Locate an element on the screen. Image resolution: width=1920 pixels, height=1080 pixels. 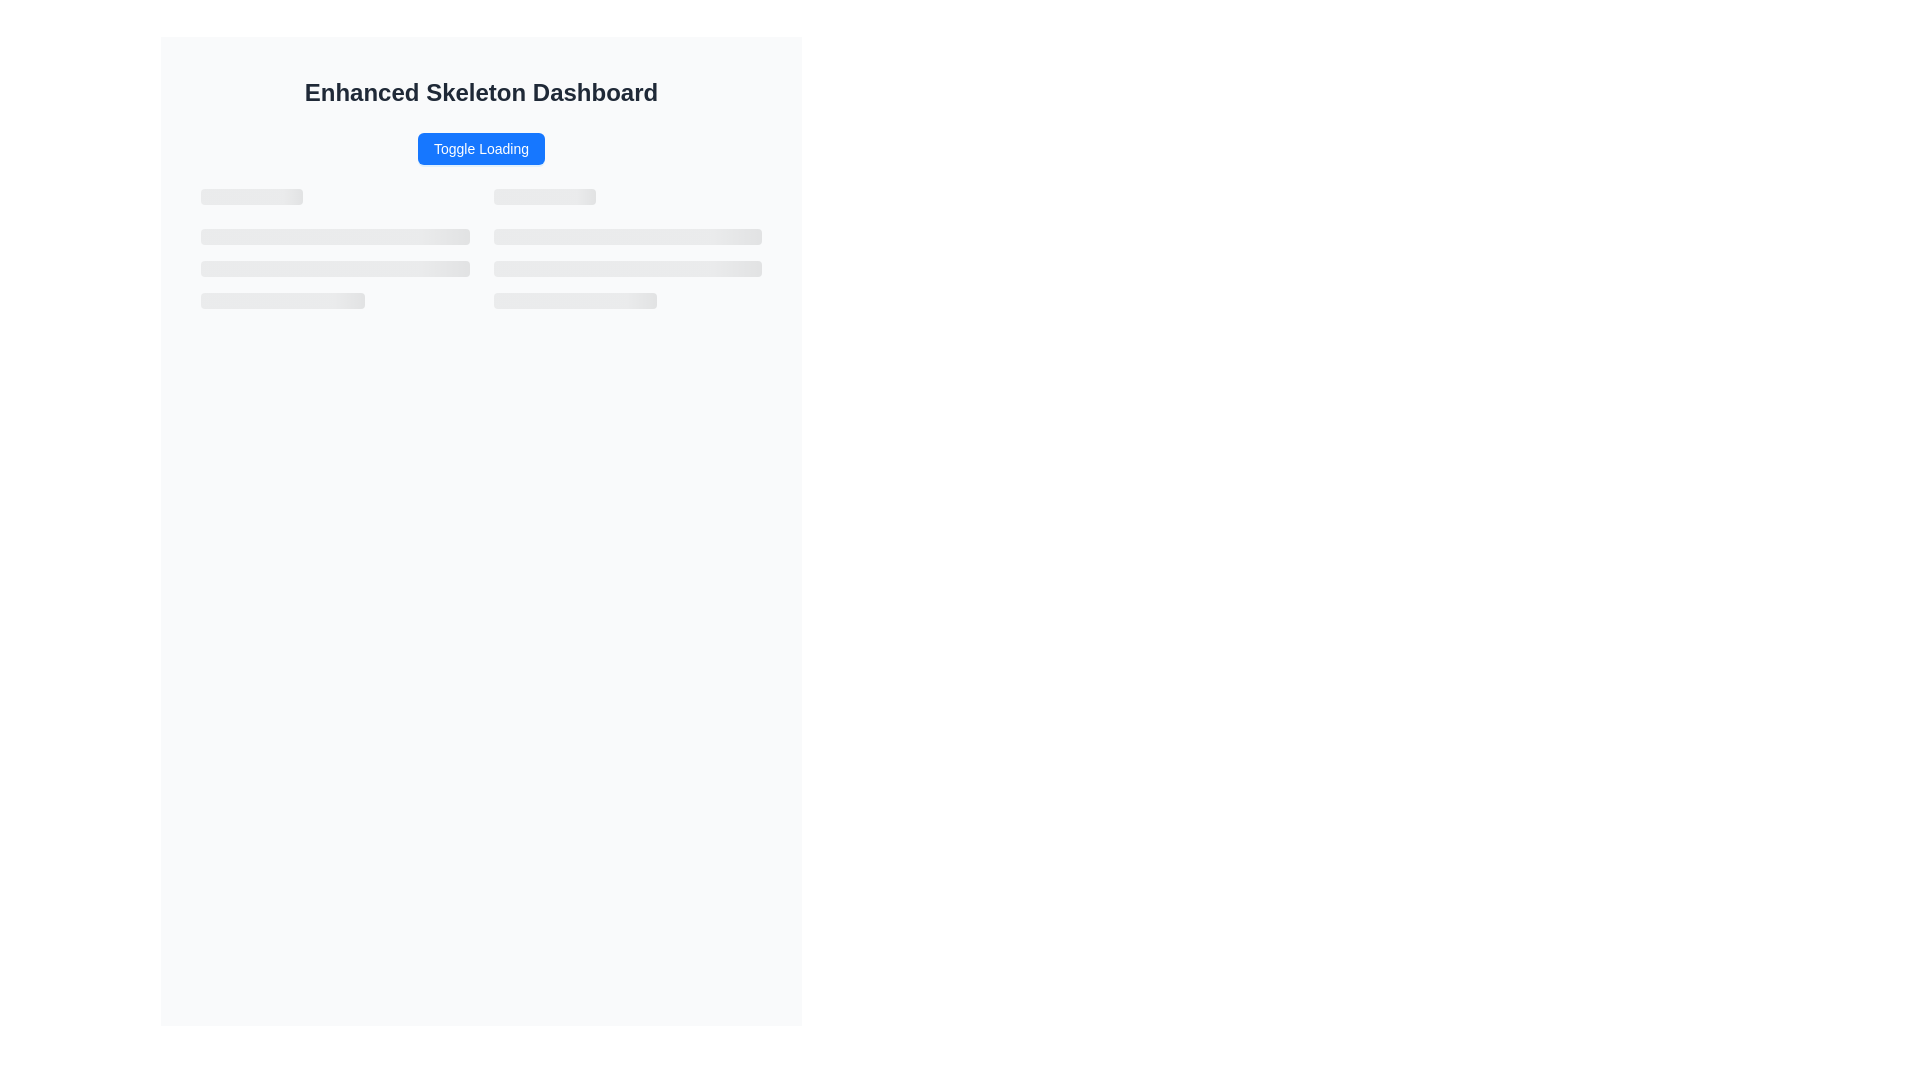
the loading animation of the second skeleton loader placeholder, which is a gray rectangular block structure positioned in the second column of the grid layout is located at coordinates (626, 248).